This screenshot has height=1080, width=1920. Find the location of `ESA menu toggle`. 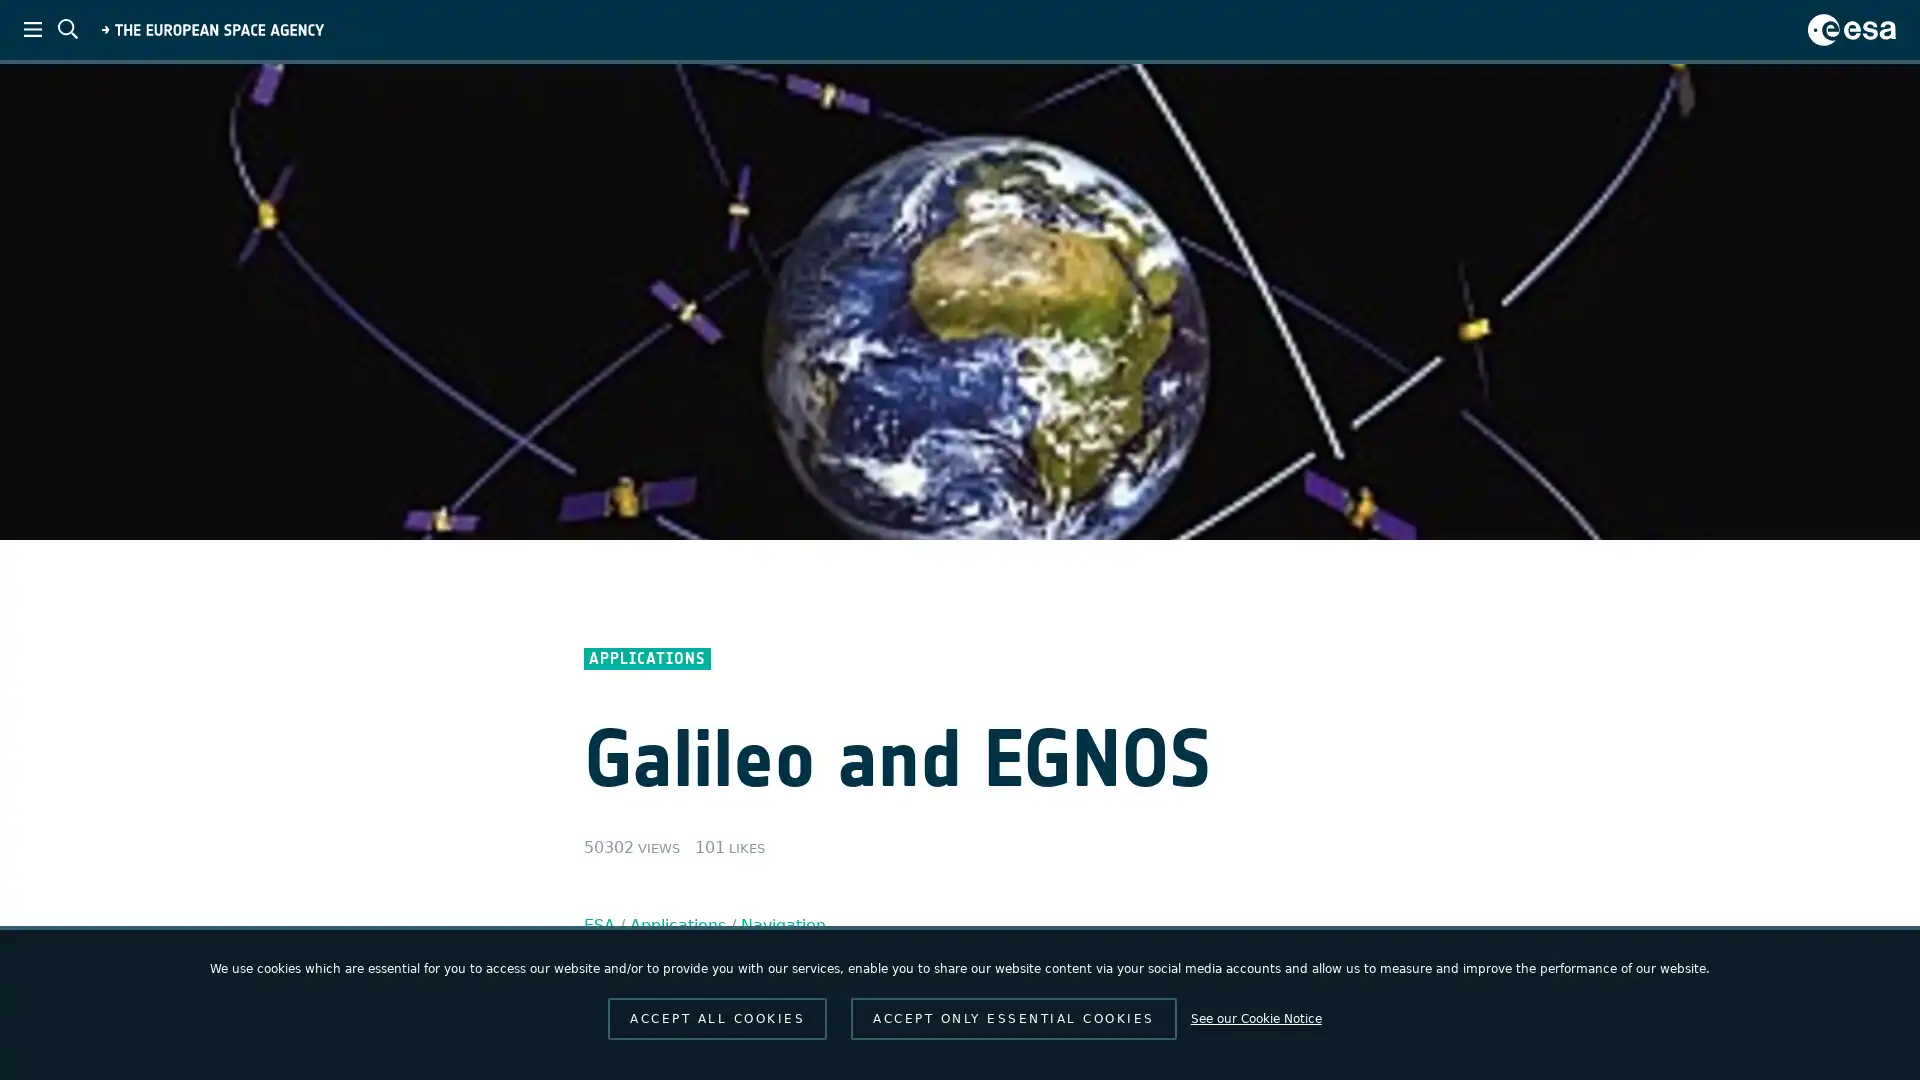

ESA menu toggle is located at coordinates (33, 30).